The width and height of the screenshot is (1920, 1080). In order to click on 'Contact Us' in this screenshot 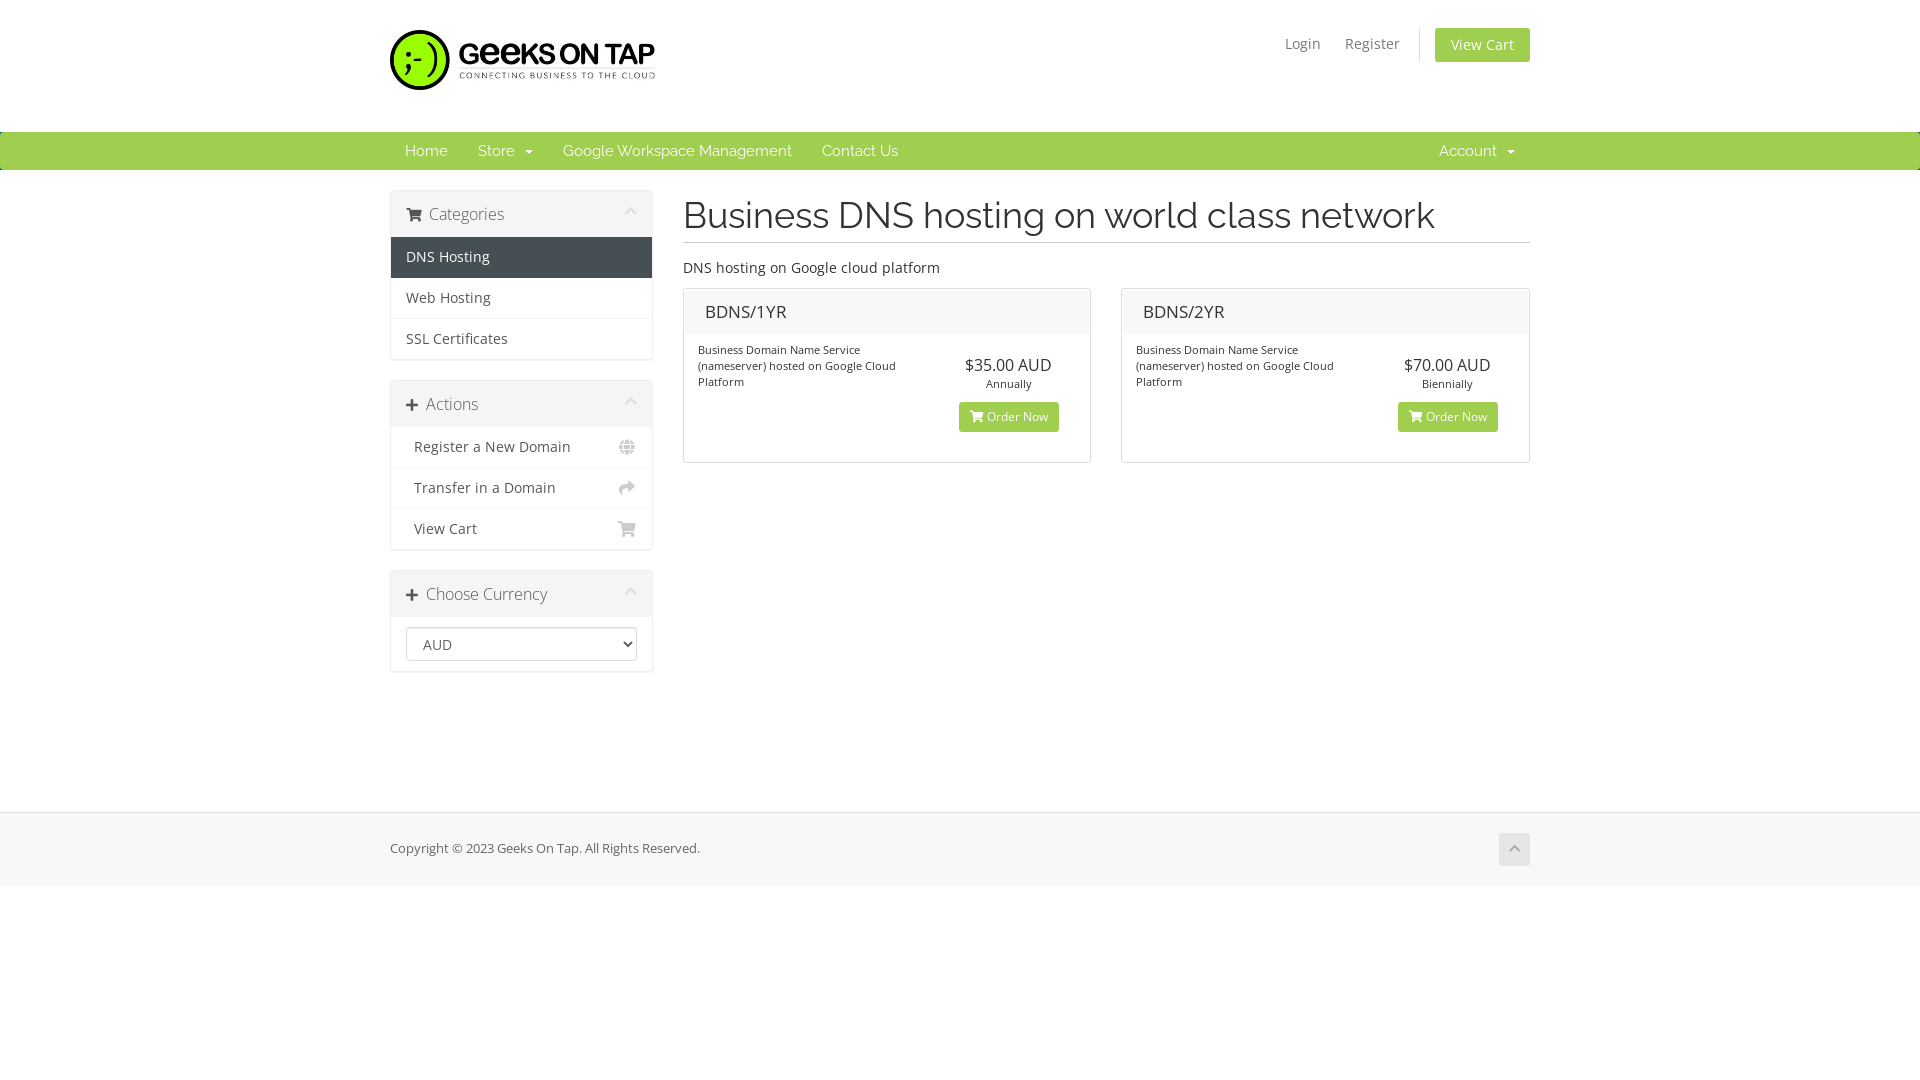, I will do `click(859, 149)`.